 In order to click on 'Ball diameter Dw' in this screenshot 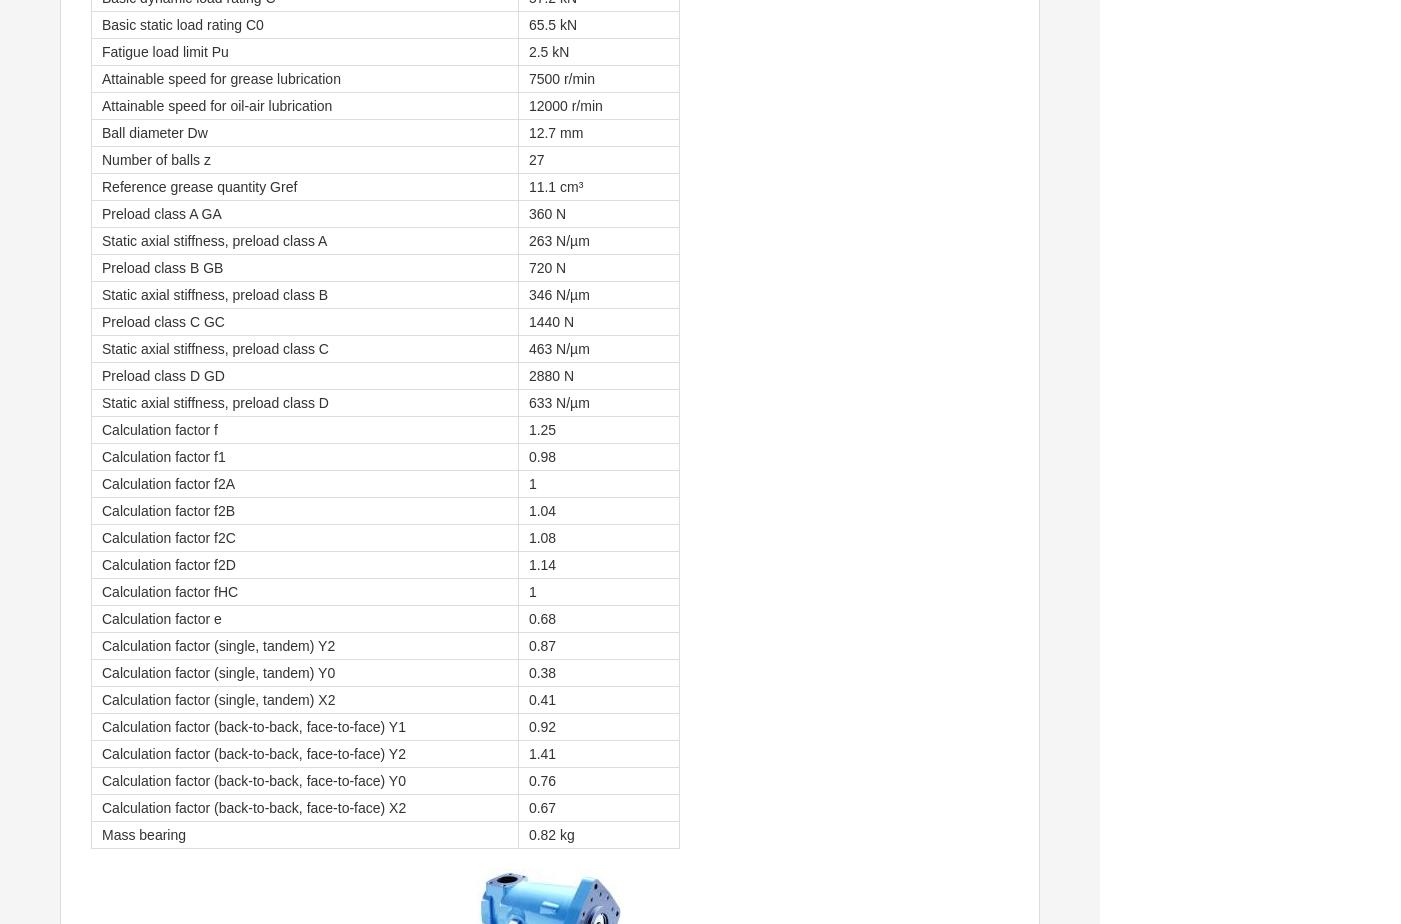, I will do `click(153, 132)`.